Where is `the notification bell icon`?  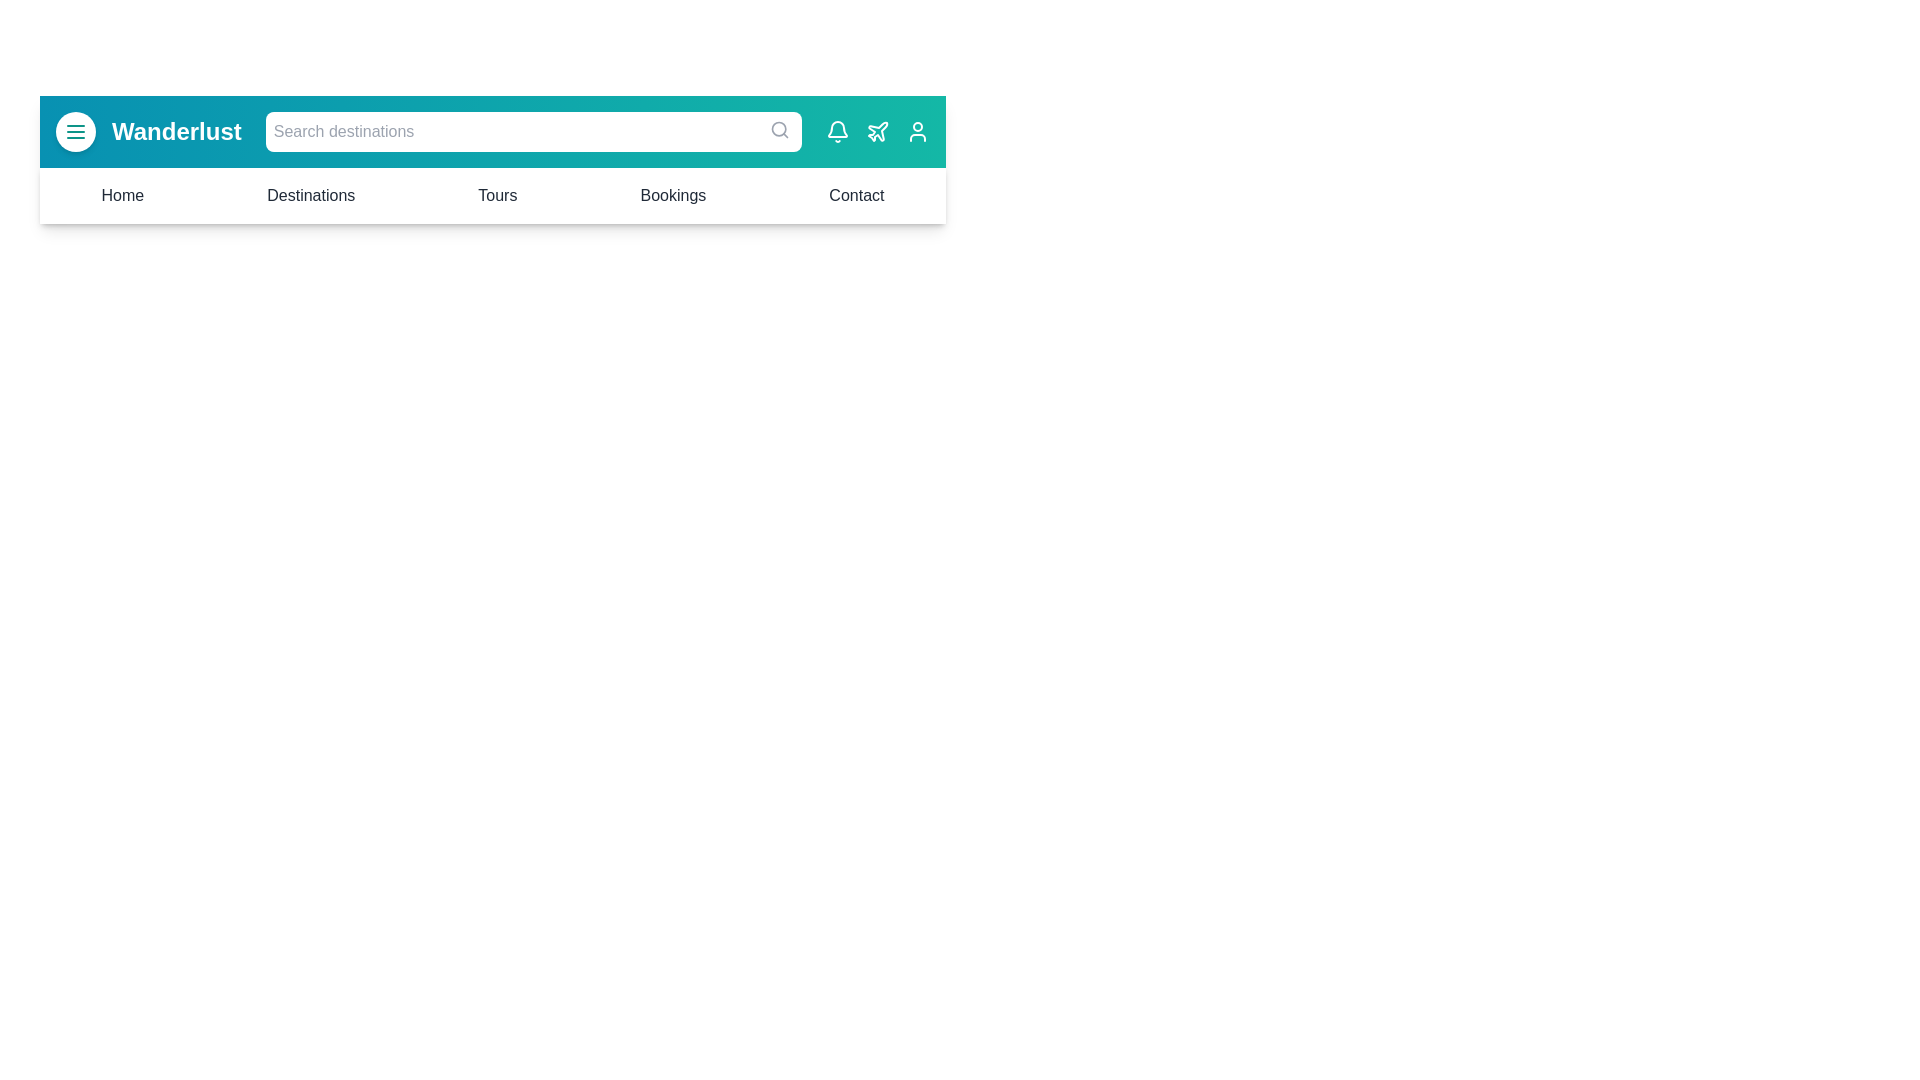
the notification bell icon is located at coordinates (838, 131).